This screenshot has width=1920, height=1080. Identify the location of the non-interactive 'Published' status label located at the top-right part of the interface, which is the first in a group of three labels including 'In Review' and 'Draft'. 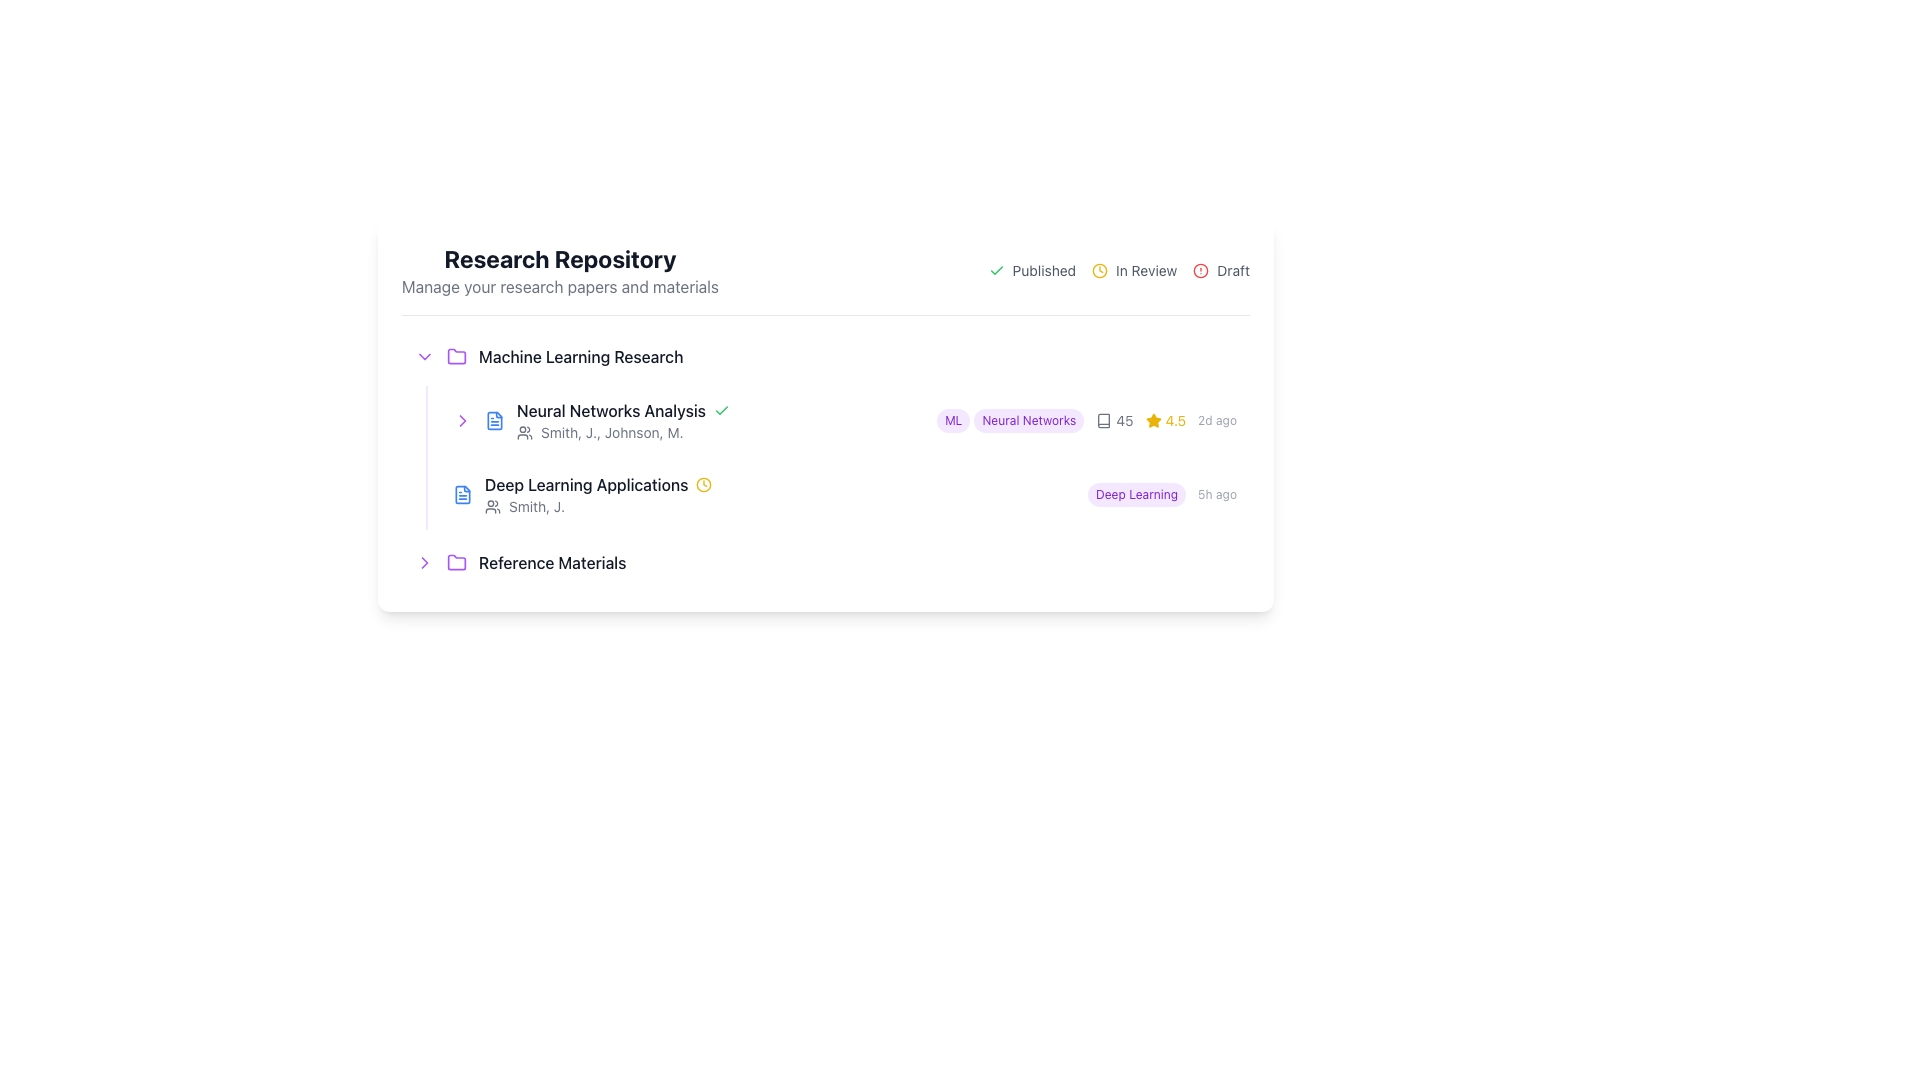
(1032, 270).